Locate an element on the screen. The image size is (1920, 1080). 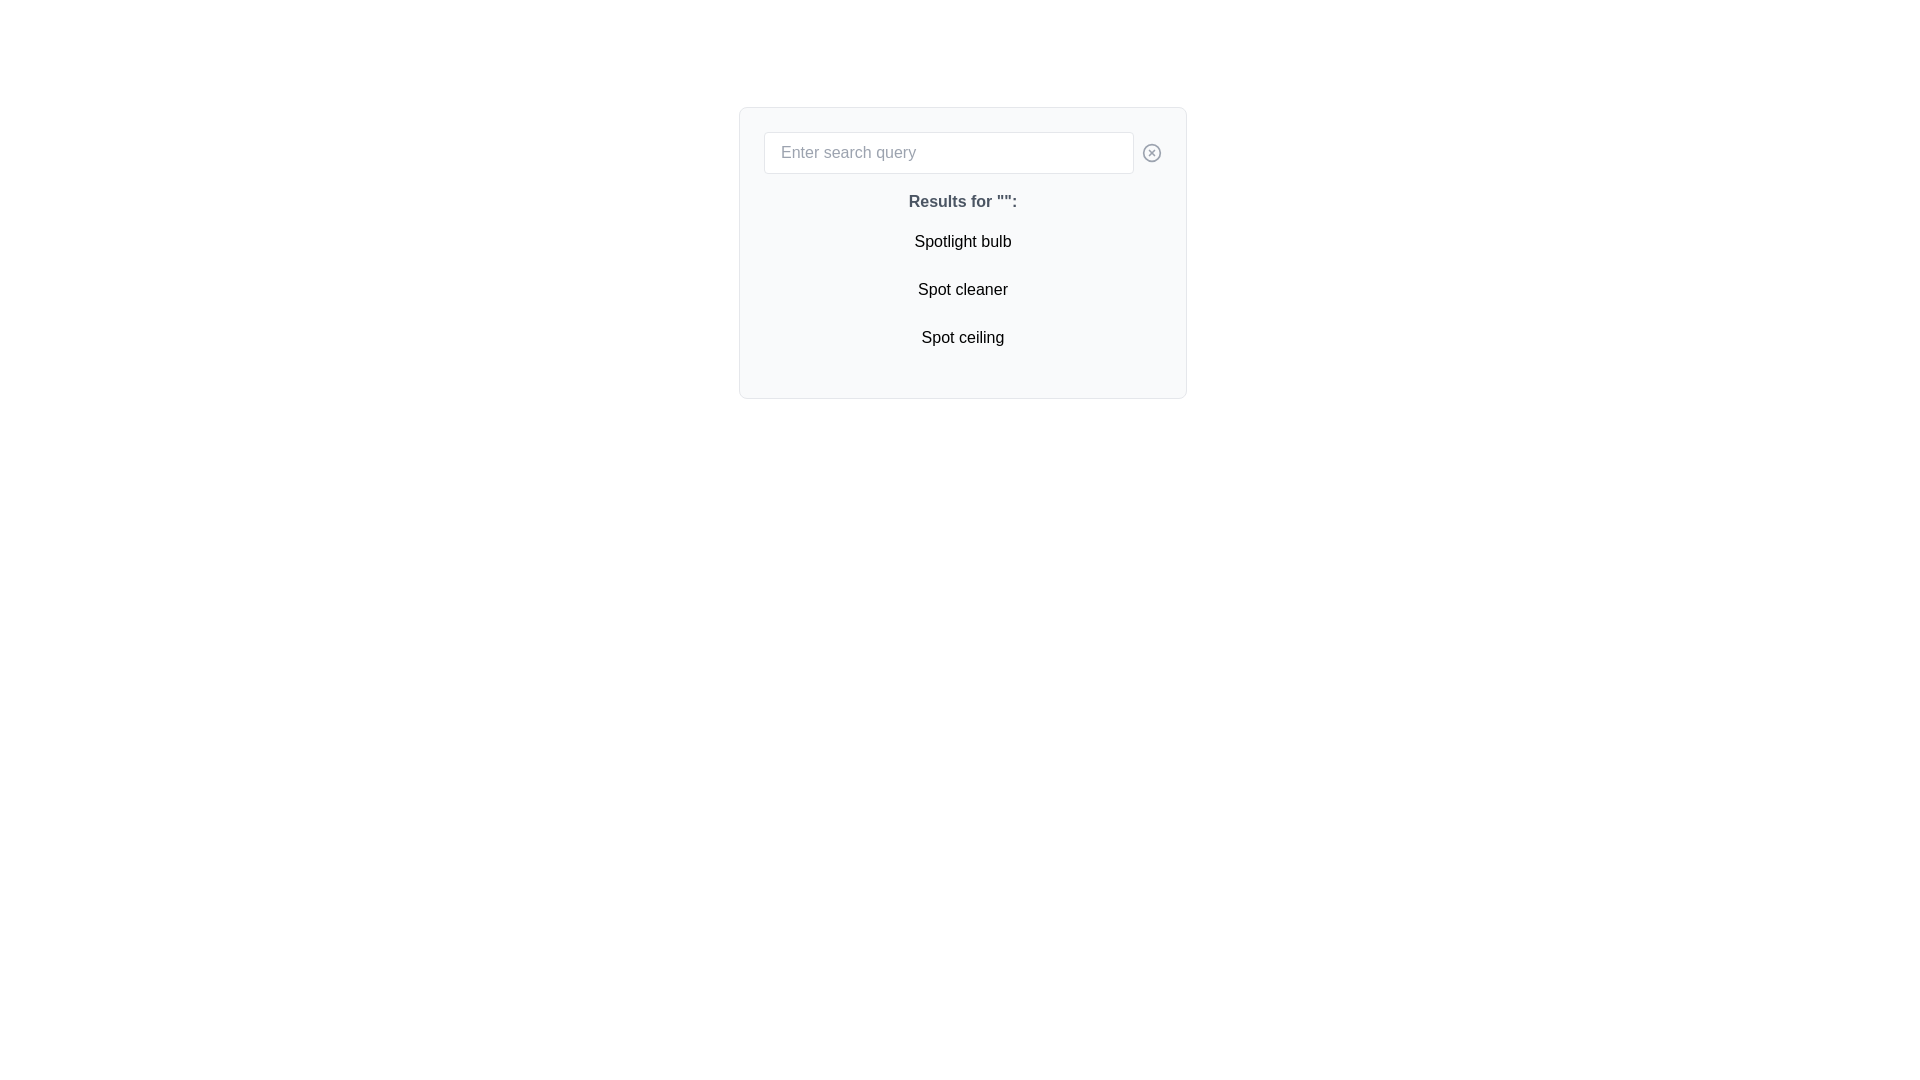
the 'o' character in the text 'Spot ceiling' is located at coordinates (944, 336).